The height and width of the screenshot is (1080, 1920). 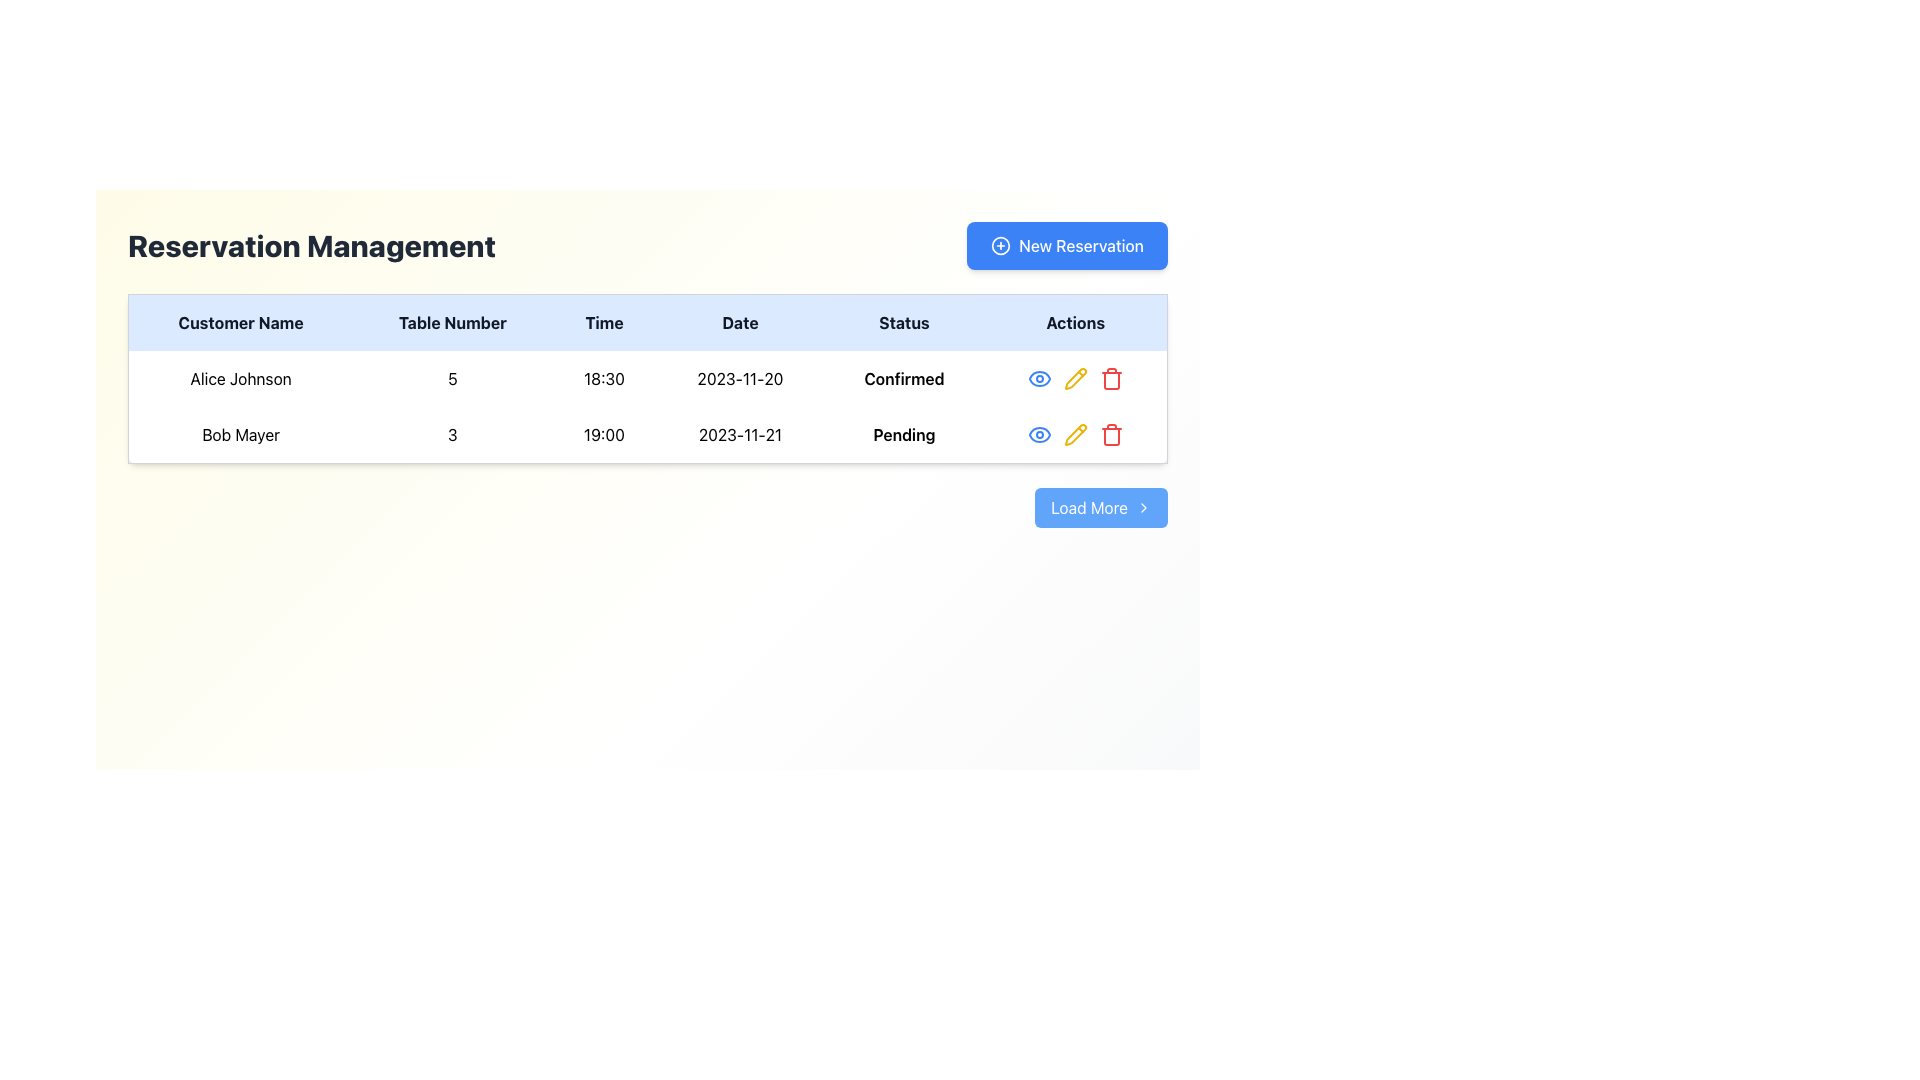 What do you see at coordinates (739, 434) in the screenshot?
I see `the text element displaying '2023-11-21' located in the fourth column of the second row of the table, positioned between the time column ('19:00') and the status column ('Pending')` at bounding box center [739, 434].